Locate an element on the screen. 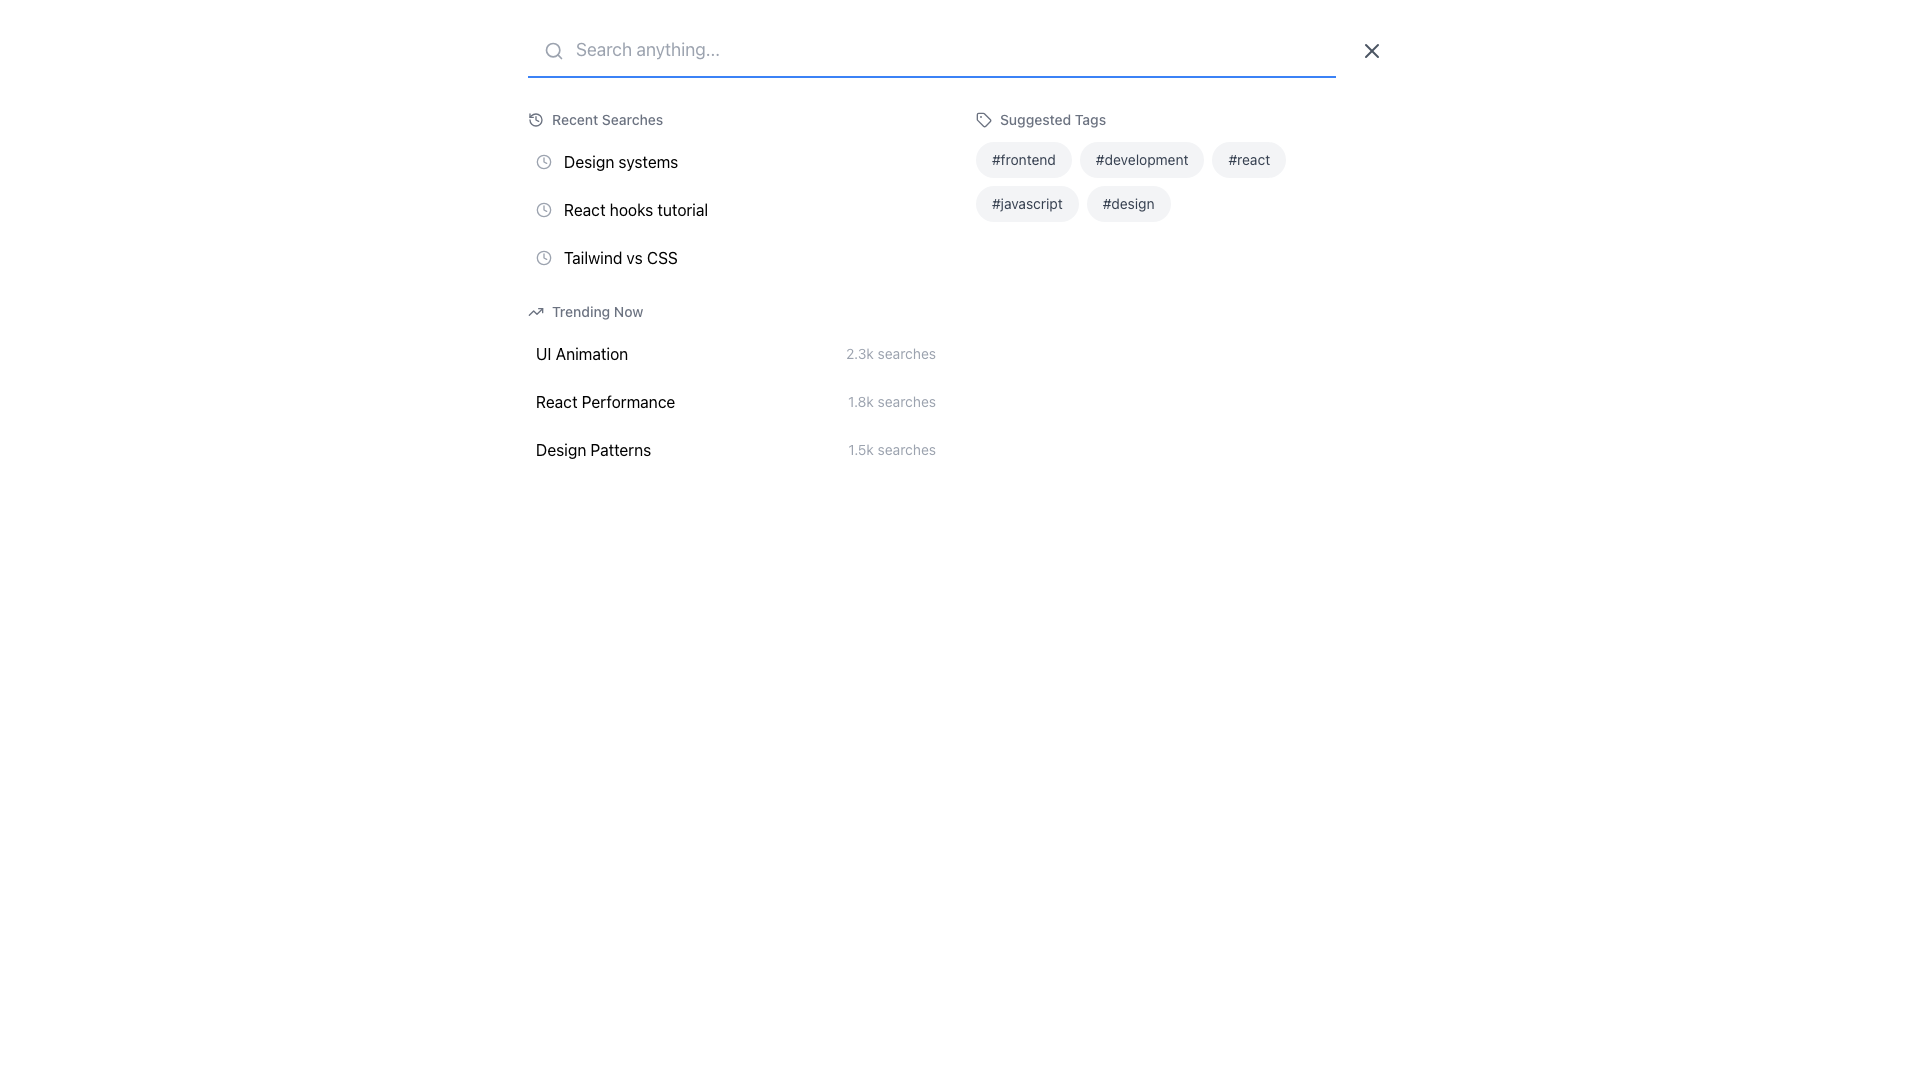  the tag-style button labeled '#javascript' located in the top-right section of the interface, part of the 'Suggested Tags' group, to filter or navigate based on the tag is located at coordinates (1027, 204).